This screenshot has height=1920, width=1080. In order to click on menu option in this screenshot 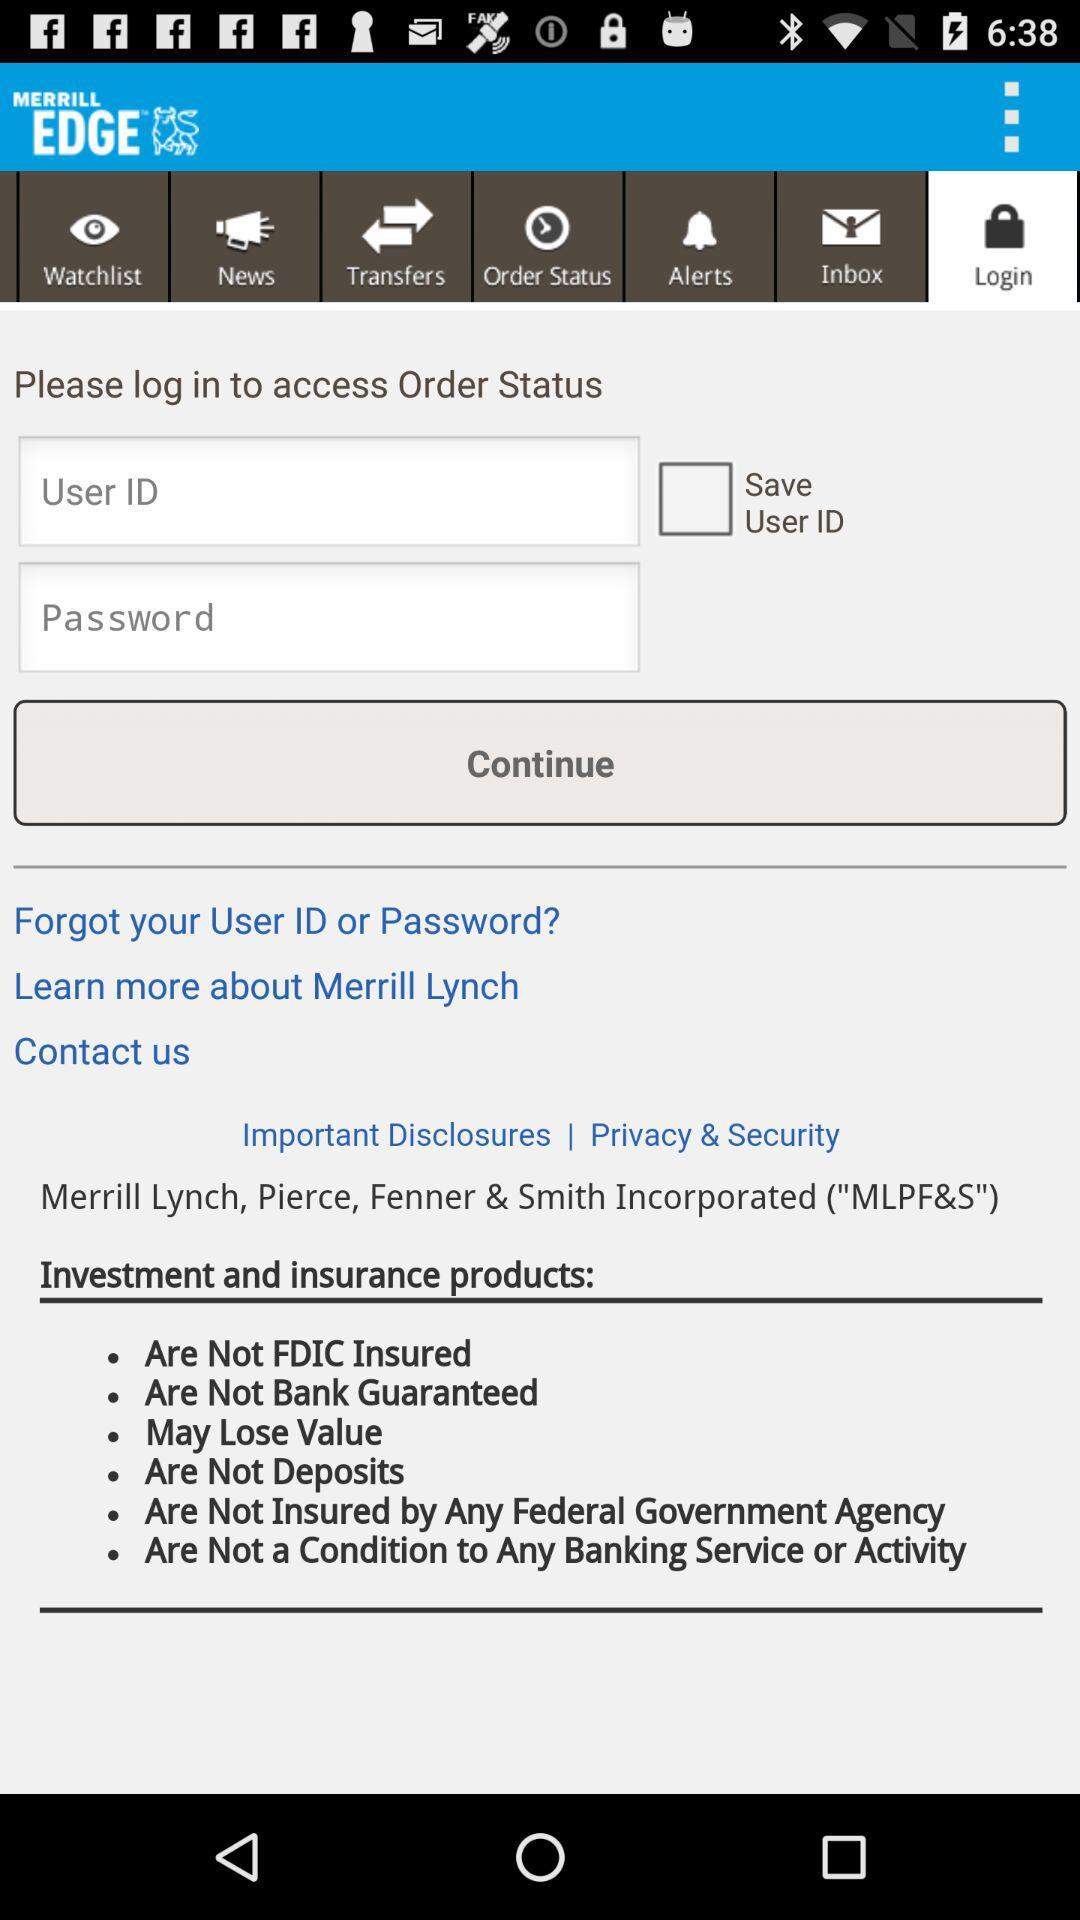, I will do `click(1018, 115)`.